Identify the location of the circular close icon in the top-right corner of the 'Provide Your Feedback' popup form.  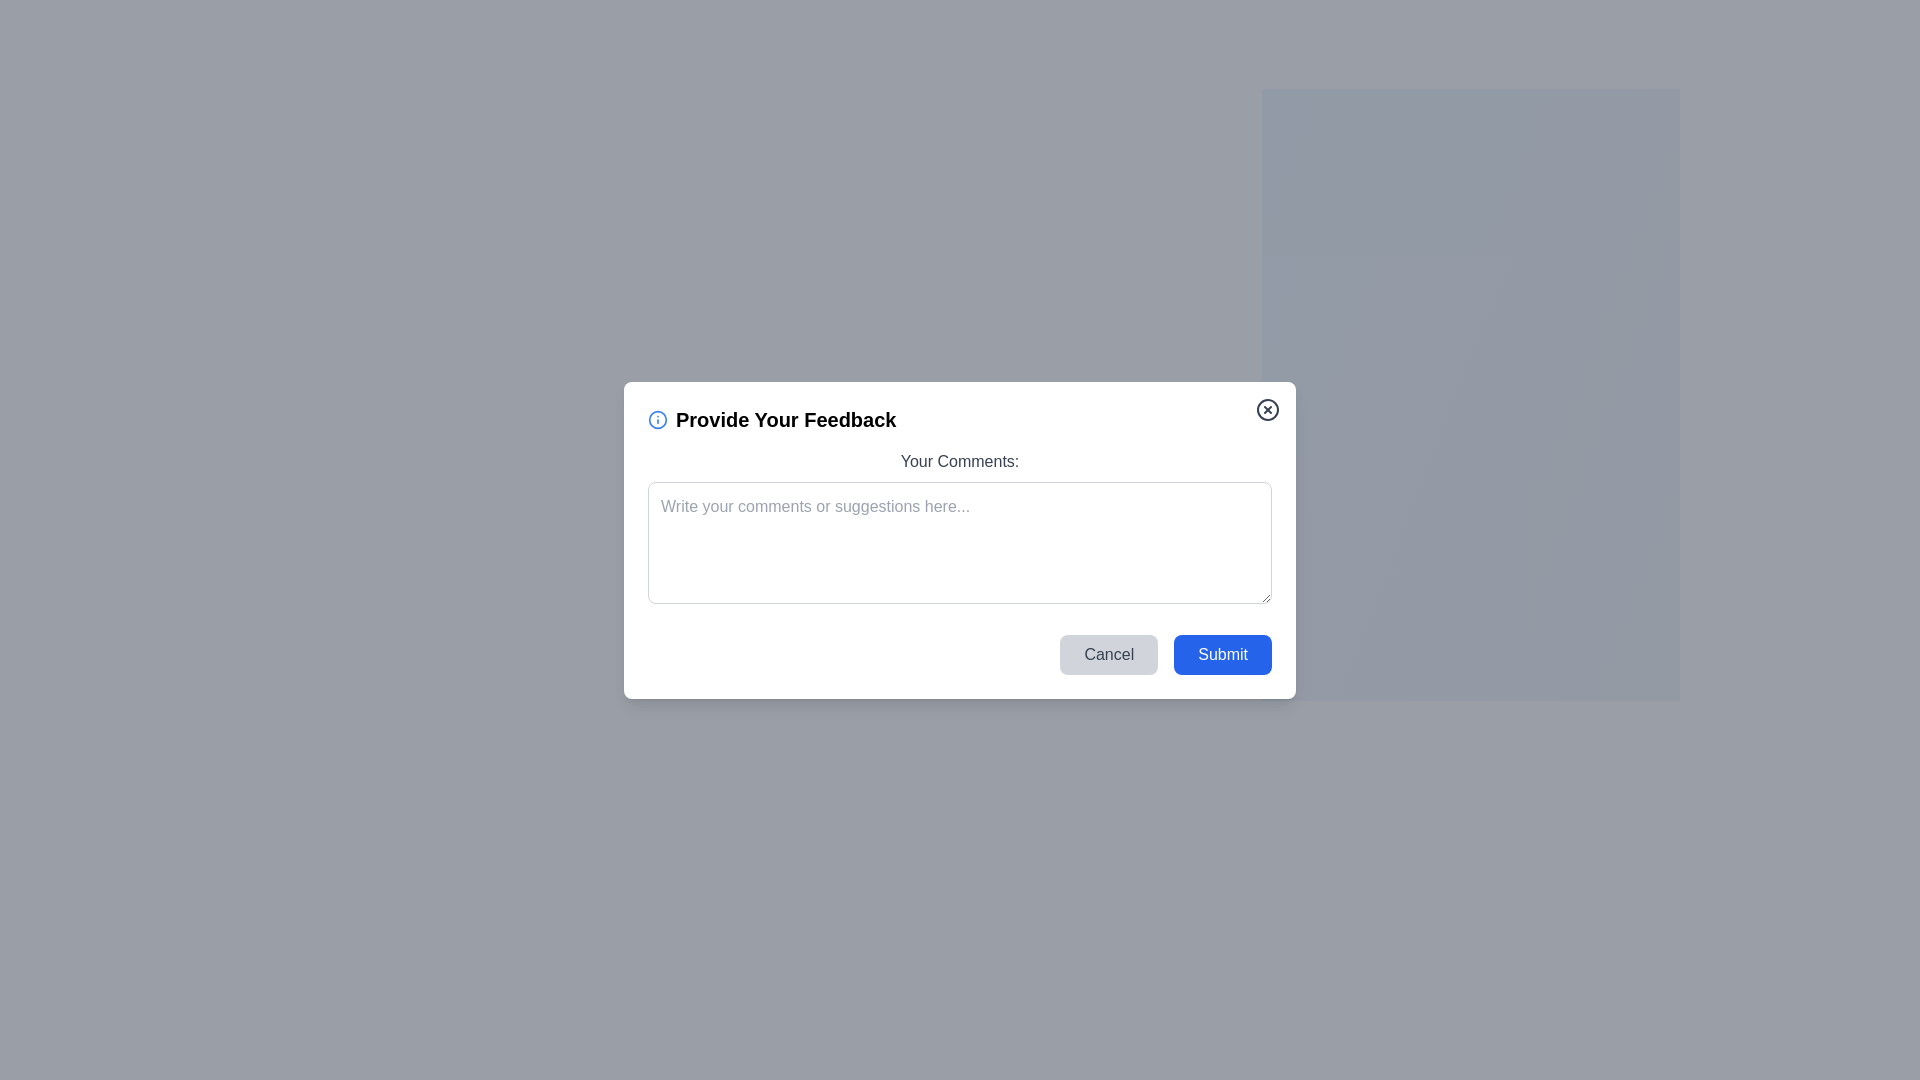
(1266, 408).